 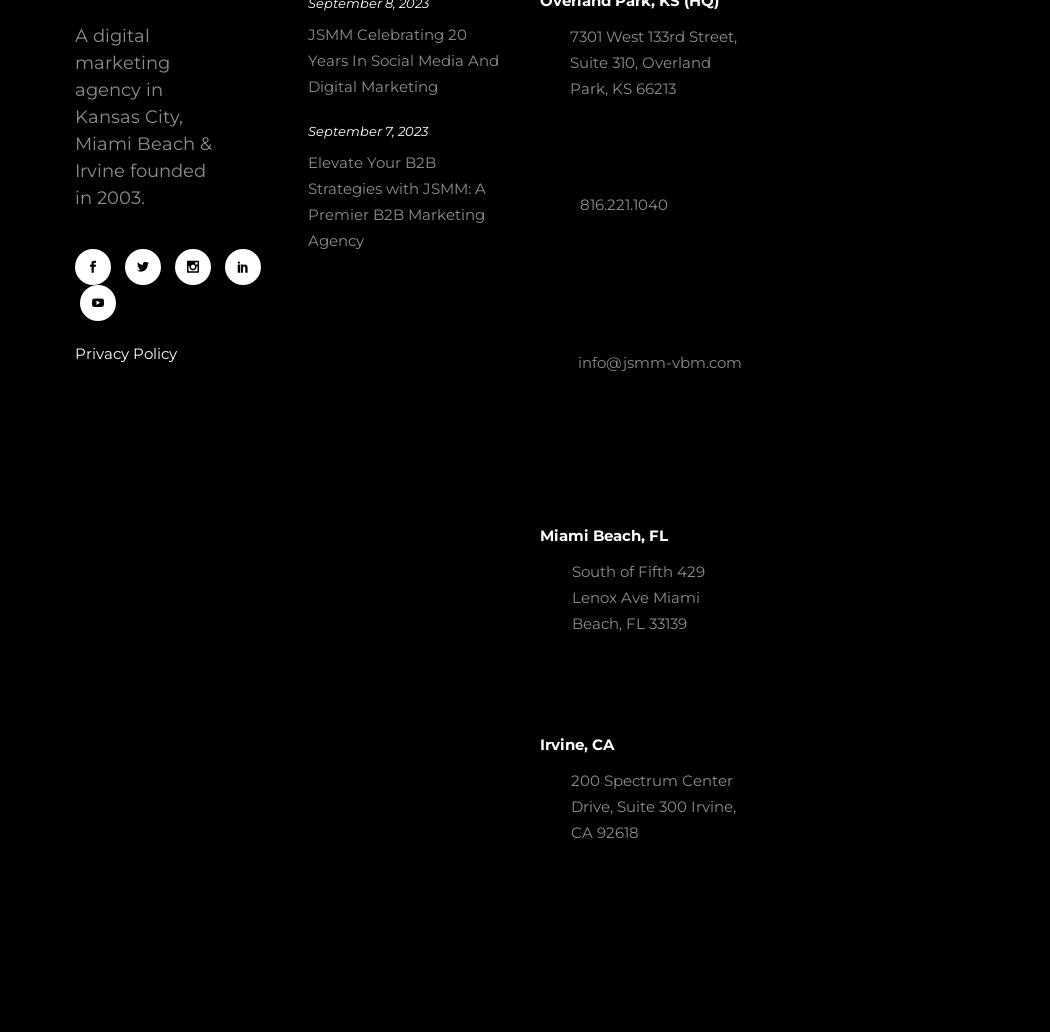 I want to click on '7301 West 133rd Street, Suite 310, Overland Park, KS 66213', so click(x=652, y=62).